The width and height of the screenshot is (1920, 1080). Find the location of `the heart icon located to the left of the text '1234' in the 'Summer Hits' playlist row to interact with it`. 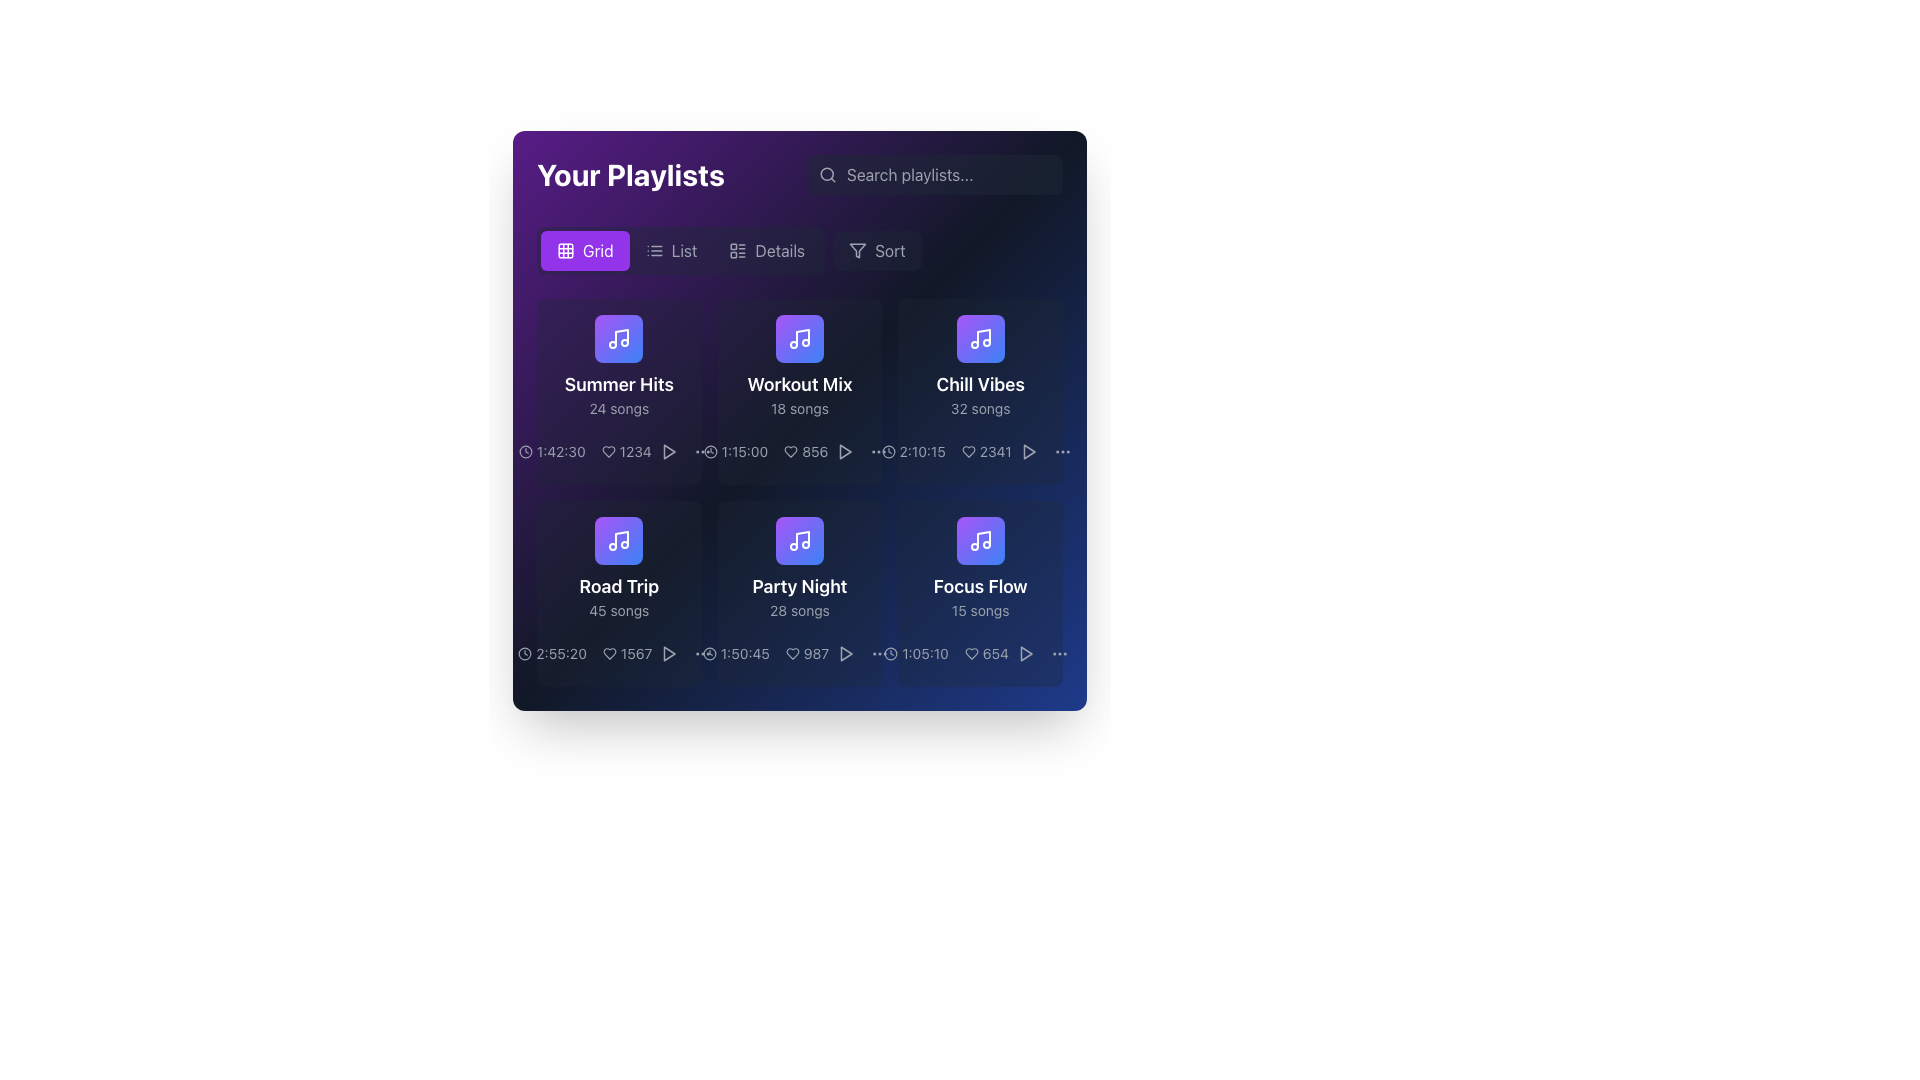

the heart icon located to the left of the text '1234' in the 'Summer Hits' playlist row to interact with it is located at coordinates (607, 451).